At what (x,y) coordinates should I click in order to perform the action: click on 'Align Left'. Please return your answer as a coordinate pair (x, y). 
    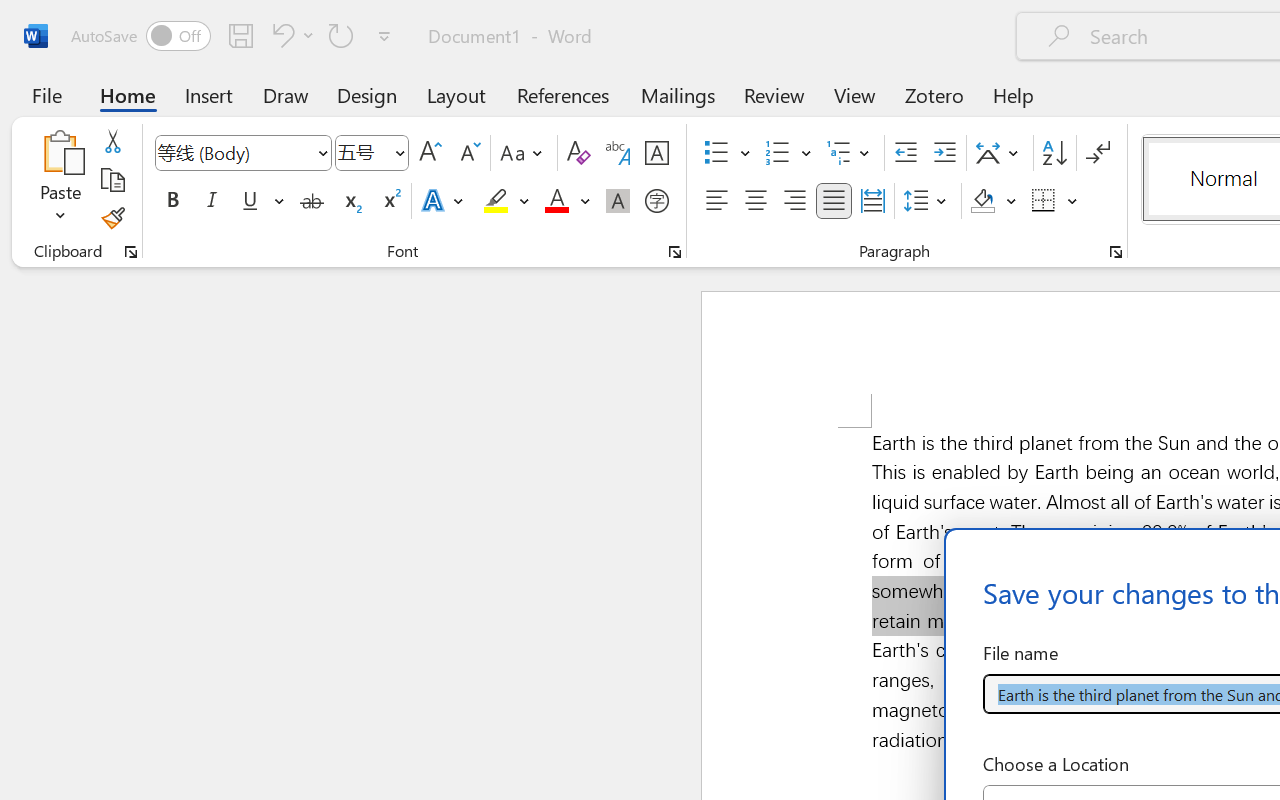
    Looking at the image, I should click on (716, 201).